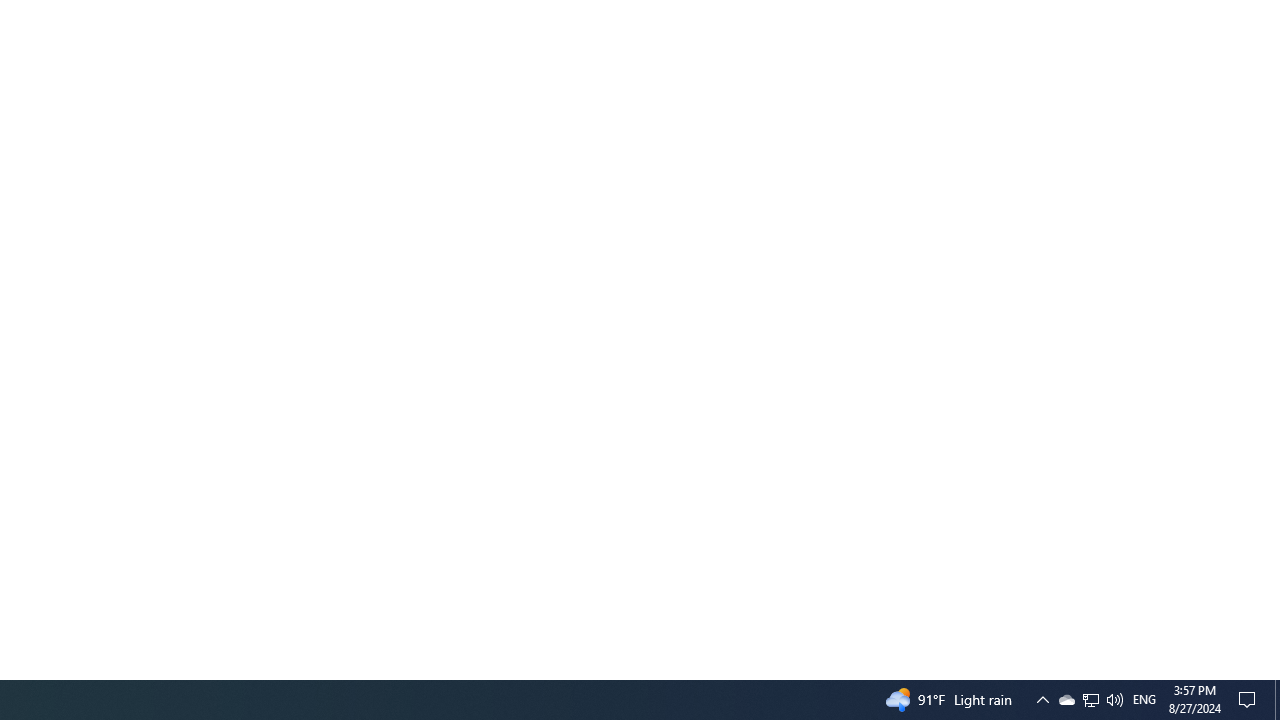  What do you see at coordinates (1250, 698) in the screenshot?
I see `'Action Center, No new notifications'` at bounding box center [1250, 698].